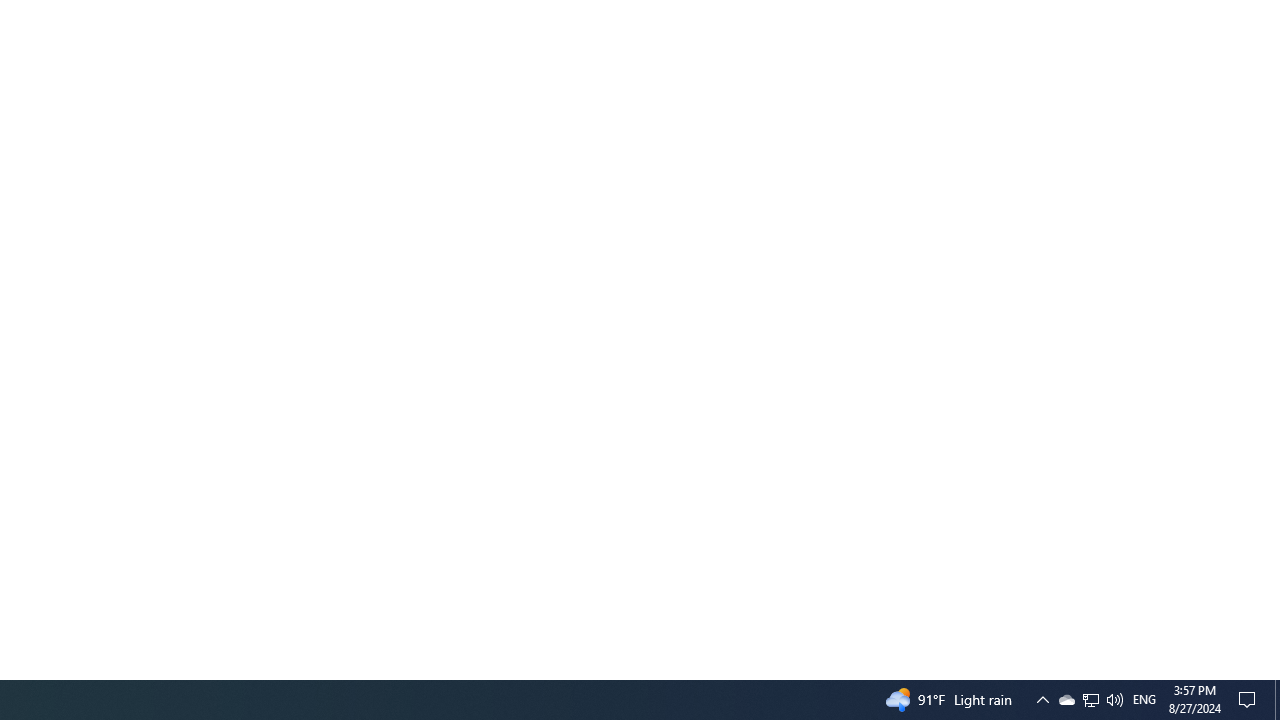  What do you see at coordinates (1250, 698) in the screenshot?
I see `'Action Center, No new notifications'` at bounding box center [1250, 698].